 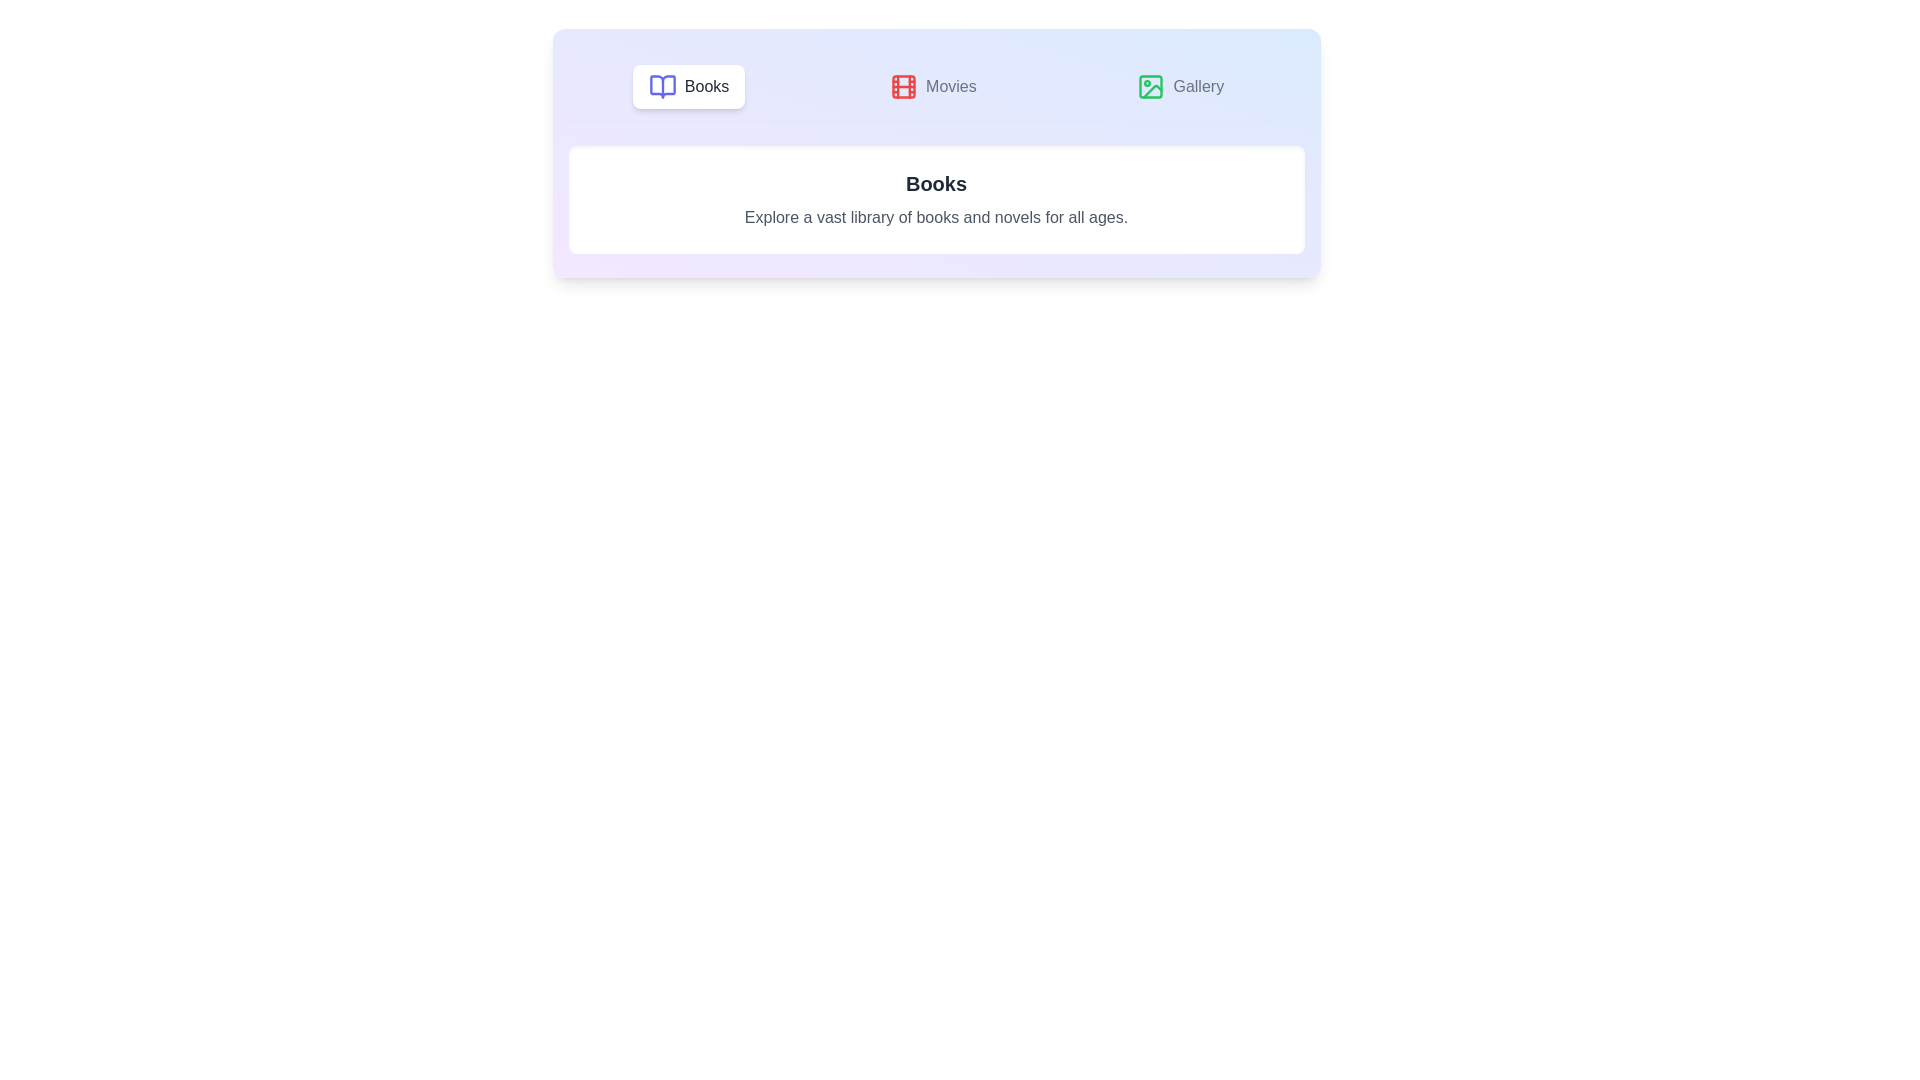 I want to click on the Books tab by clicking its button, so click(x=689, y=86).